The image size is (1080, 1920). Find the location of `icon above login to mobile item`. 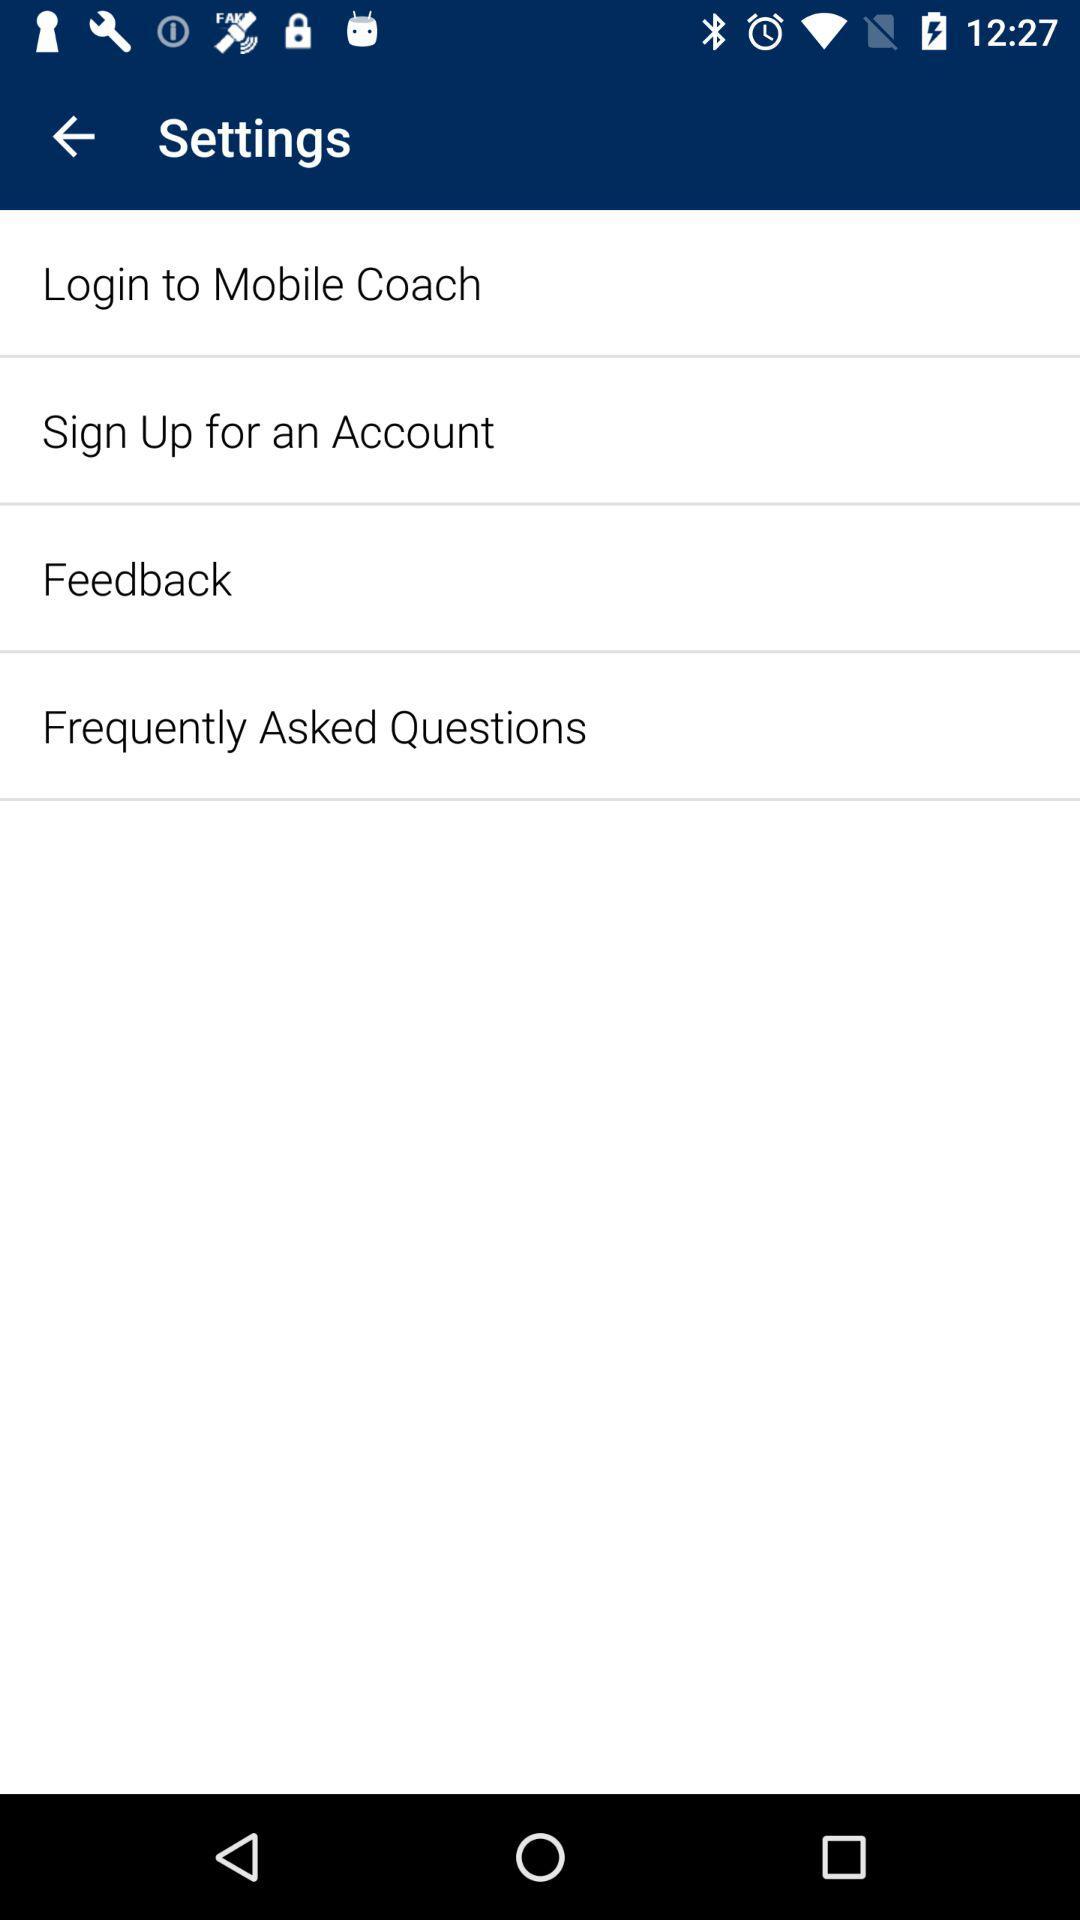

icon above login to mobile item is located at coordinates (72, 135).